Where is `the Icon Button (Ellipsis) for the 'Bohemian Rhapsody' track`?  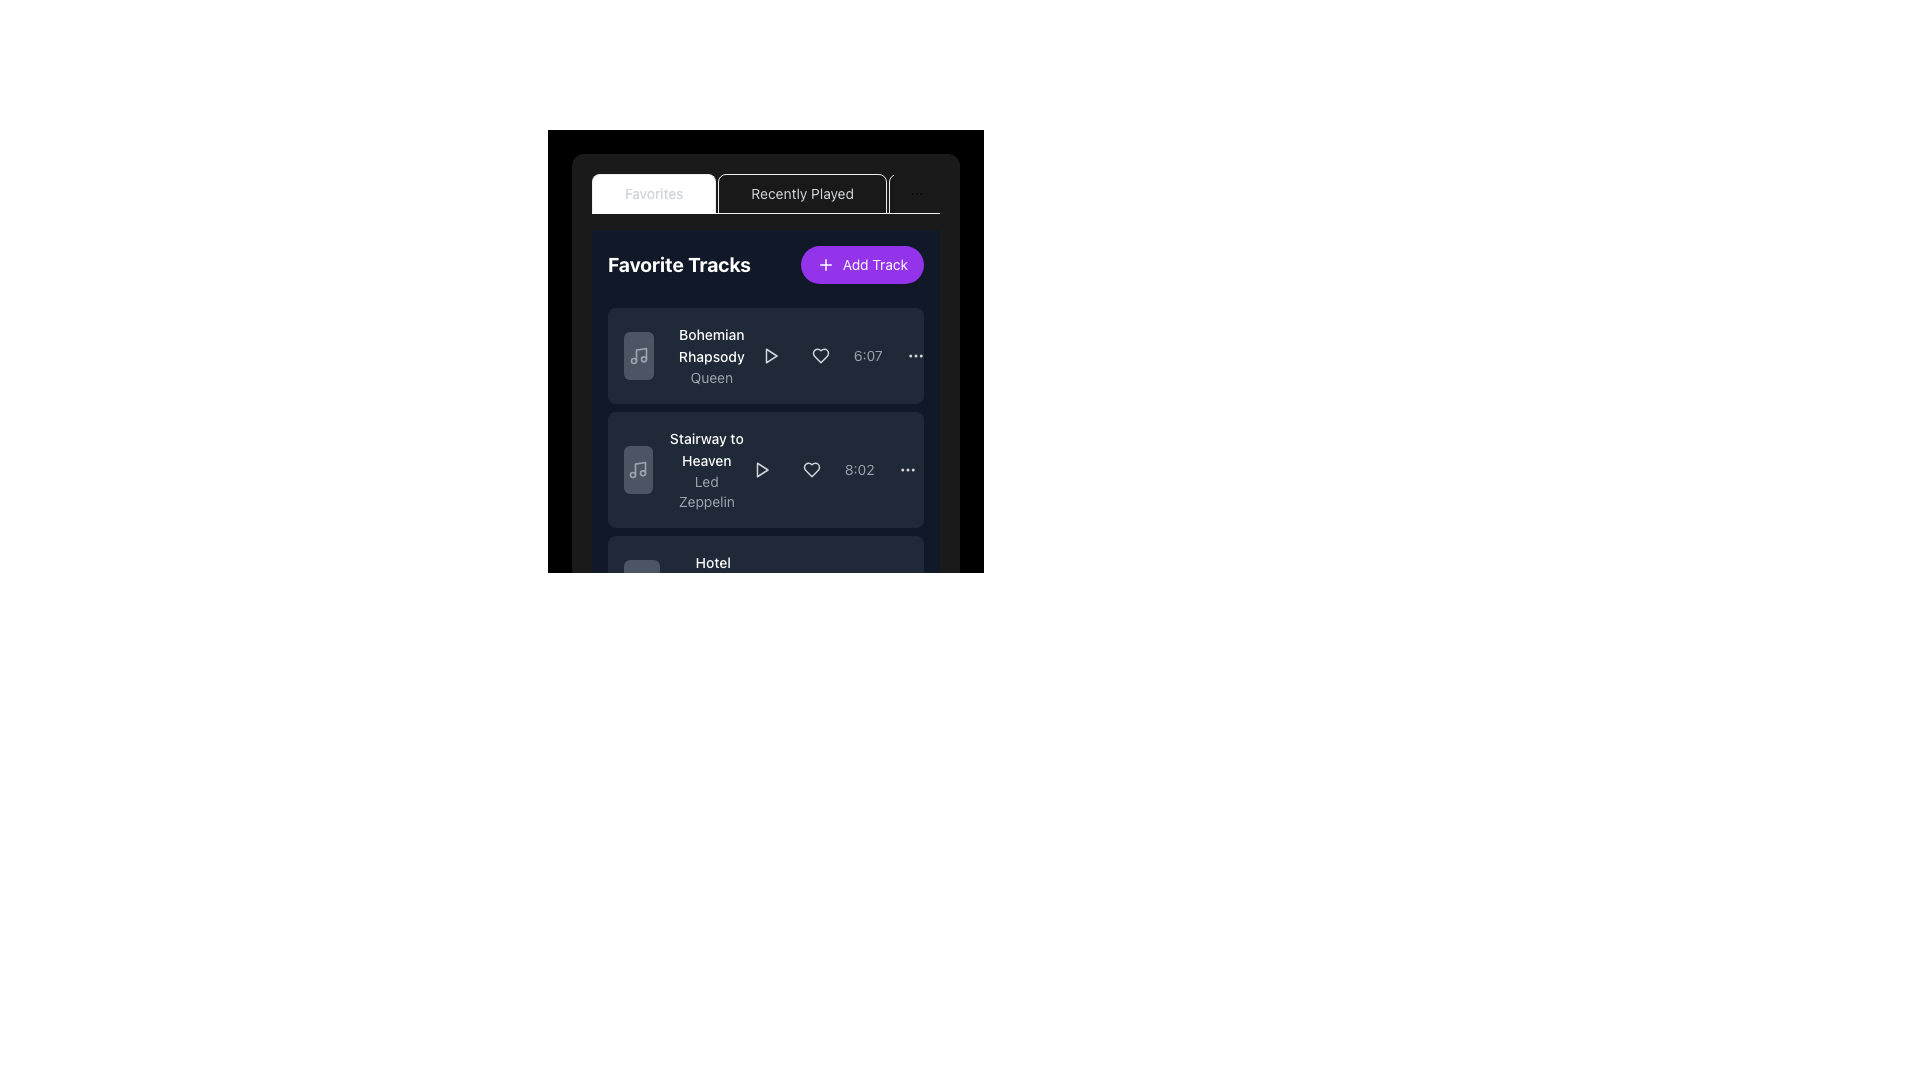
the Icon Button (Ellipsis) for the 'Bohemian Rhapsody' track is located at coordinates (914, 354).